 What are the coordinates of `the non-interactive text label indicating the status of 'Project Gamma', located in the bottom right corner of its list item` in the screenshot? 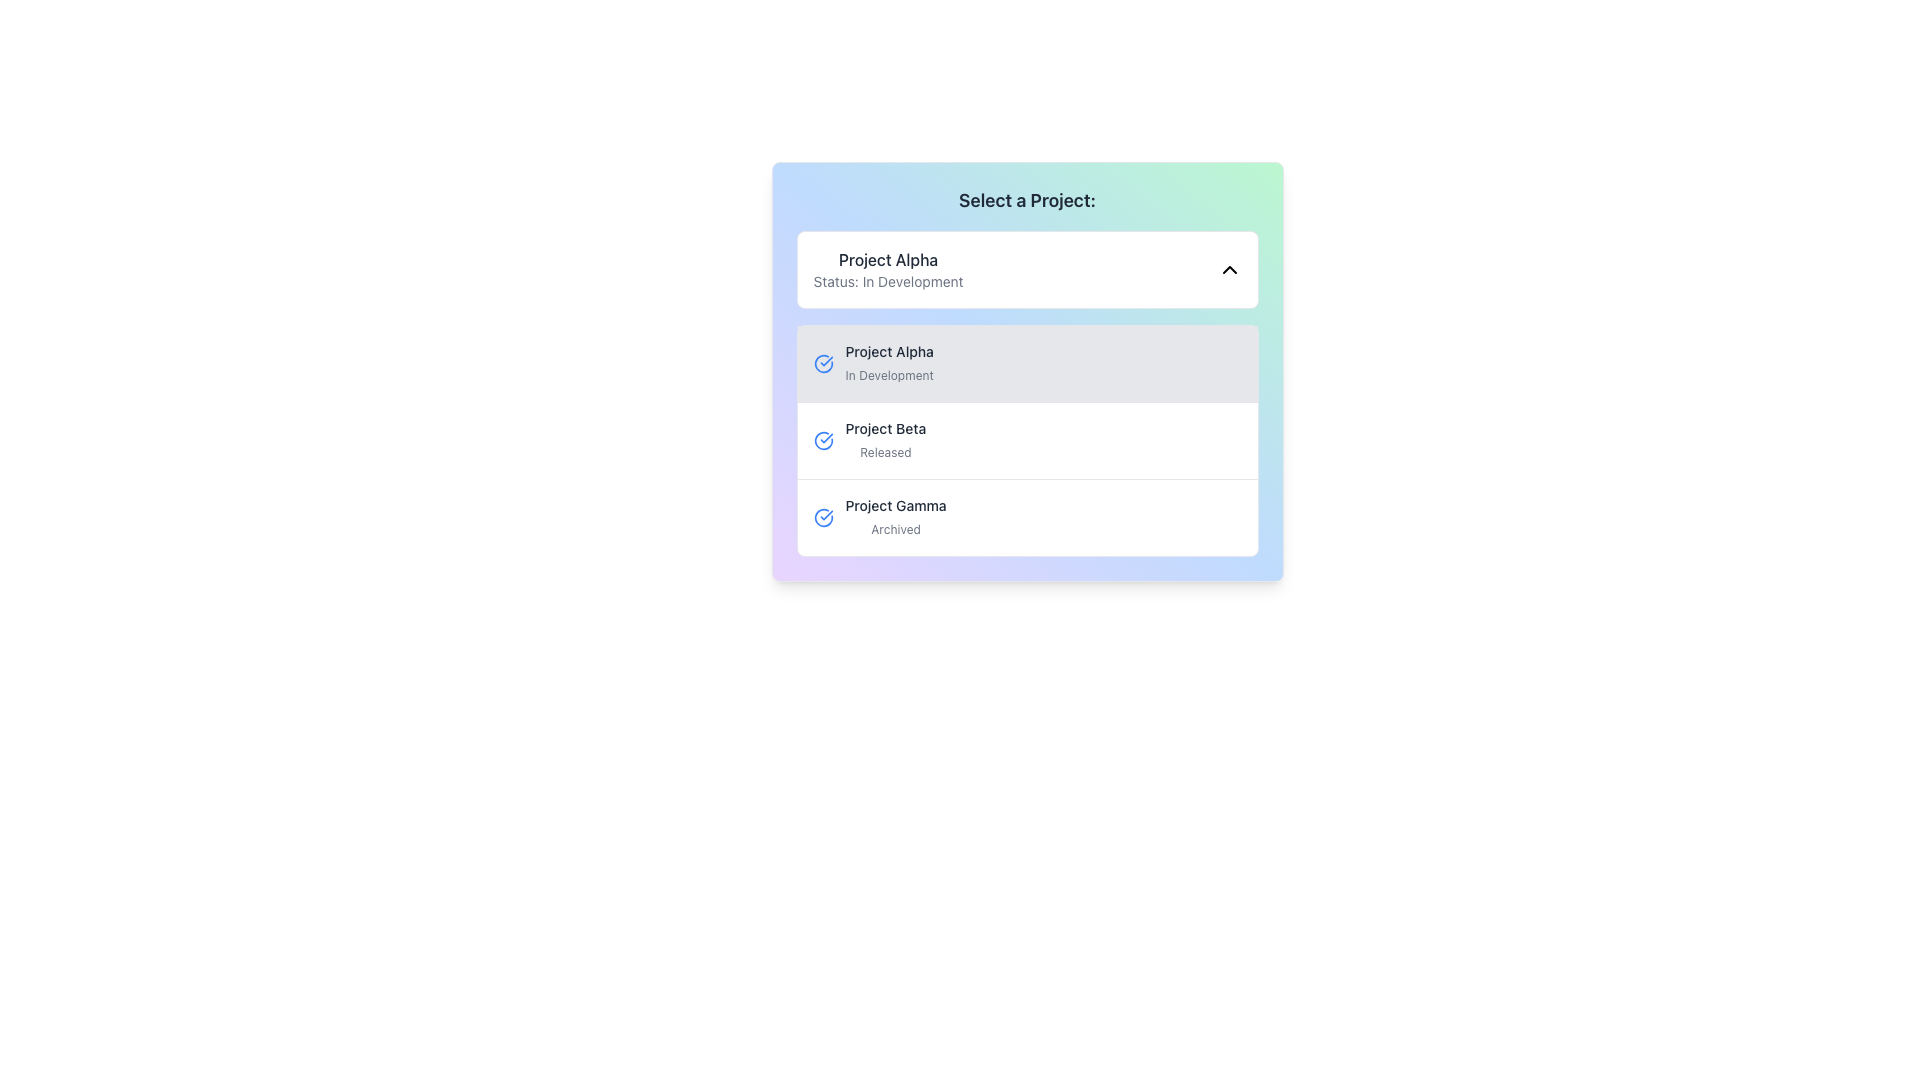 It's located at (895, 528).